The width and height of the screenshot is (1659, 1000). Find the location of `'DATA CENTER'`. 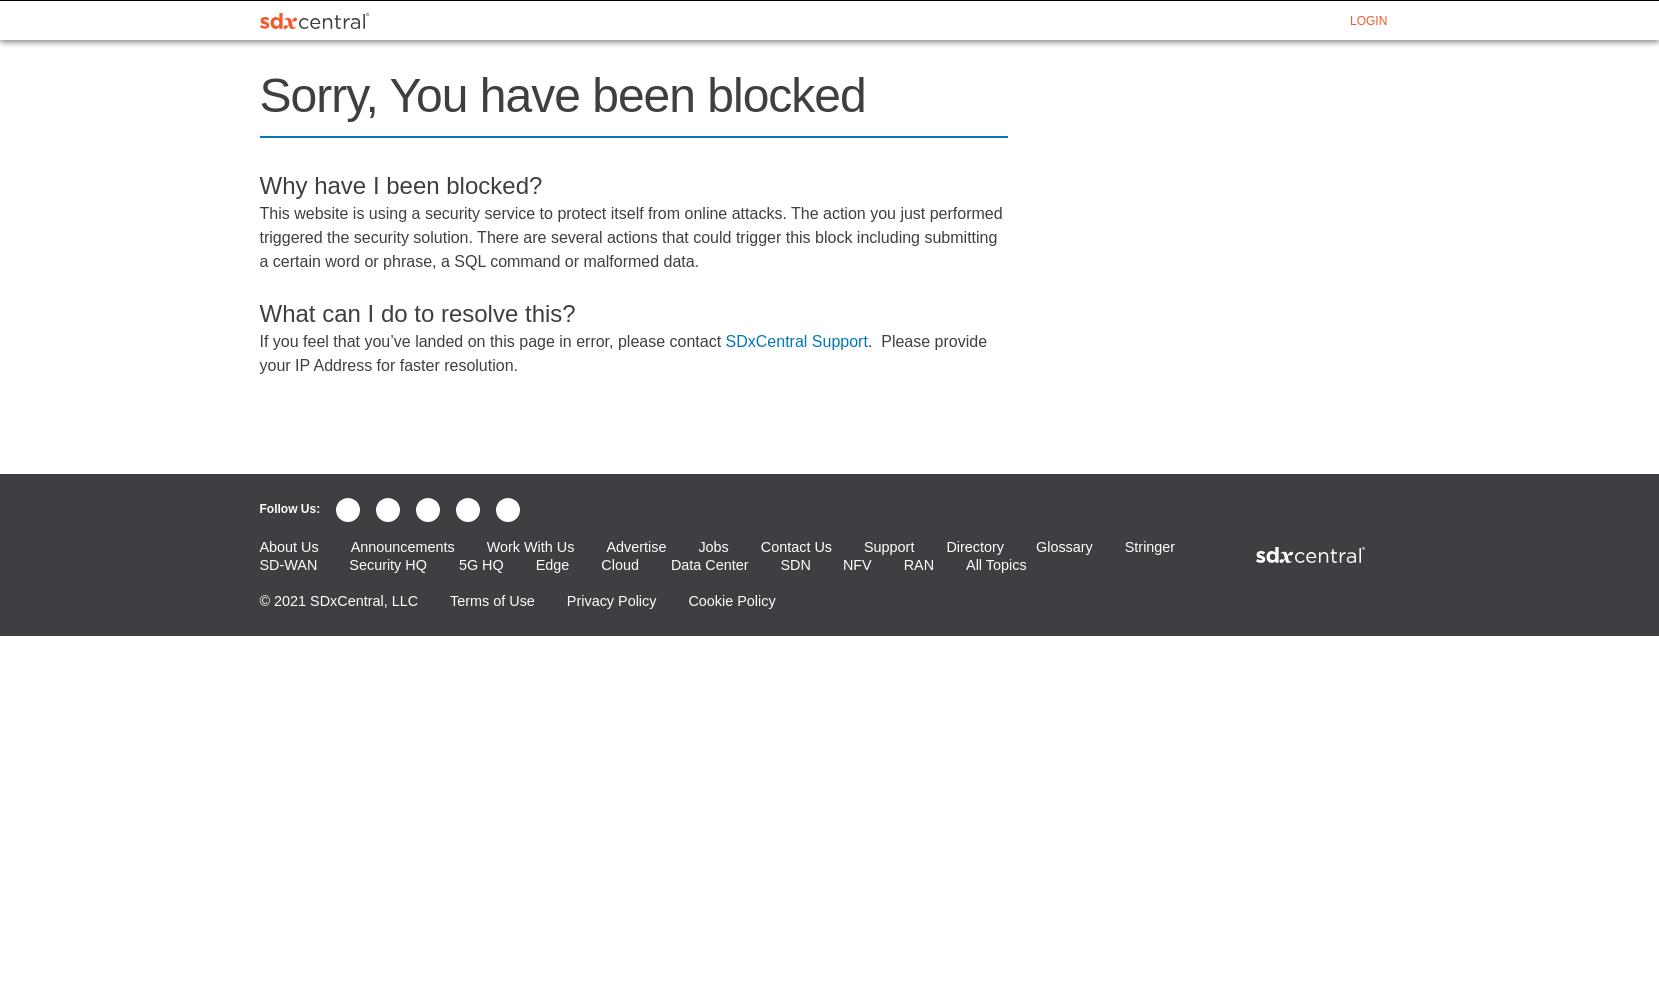

'DATA CENTER' is located at coordinates (802, 21).